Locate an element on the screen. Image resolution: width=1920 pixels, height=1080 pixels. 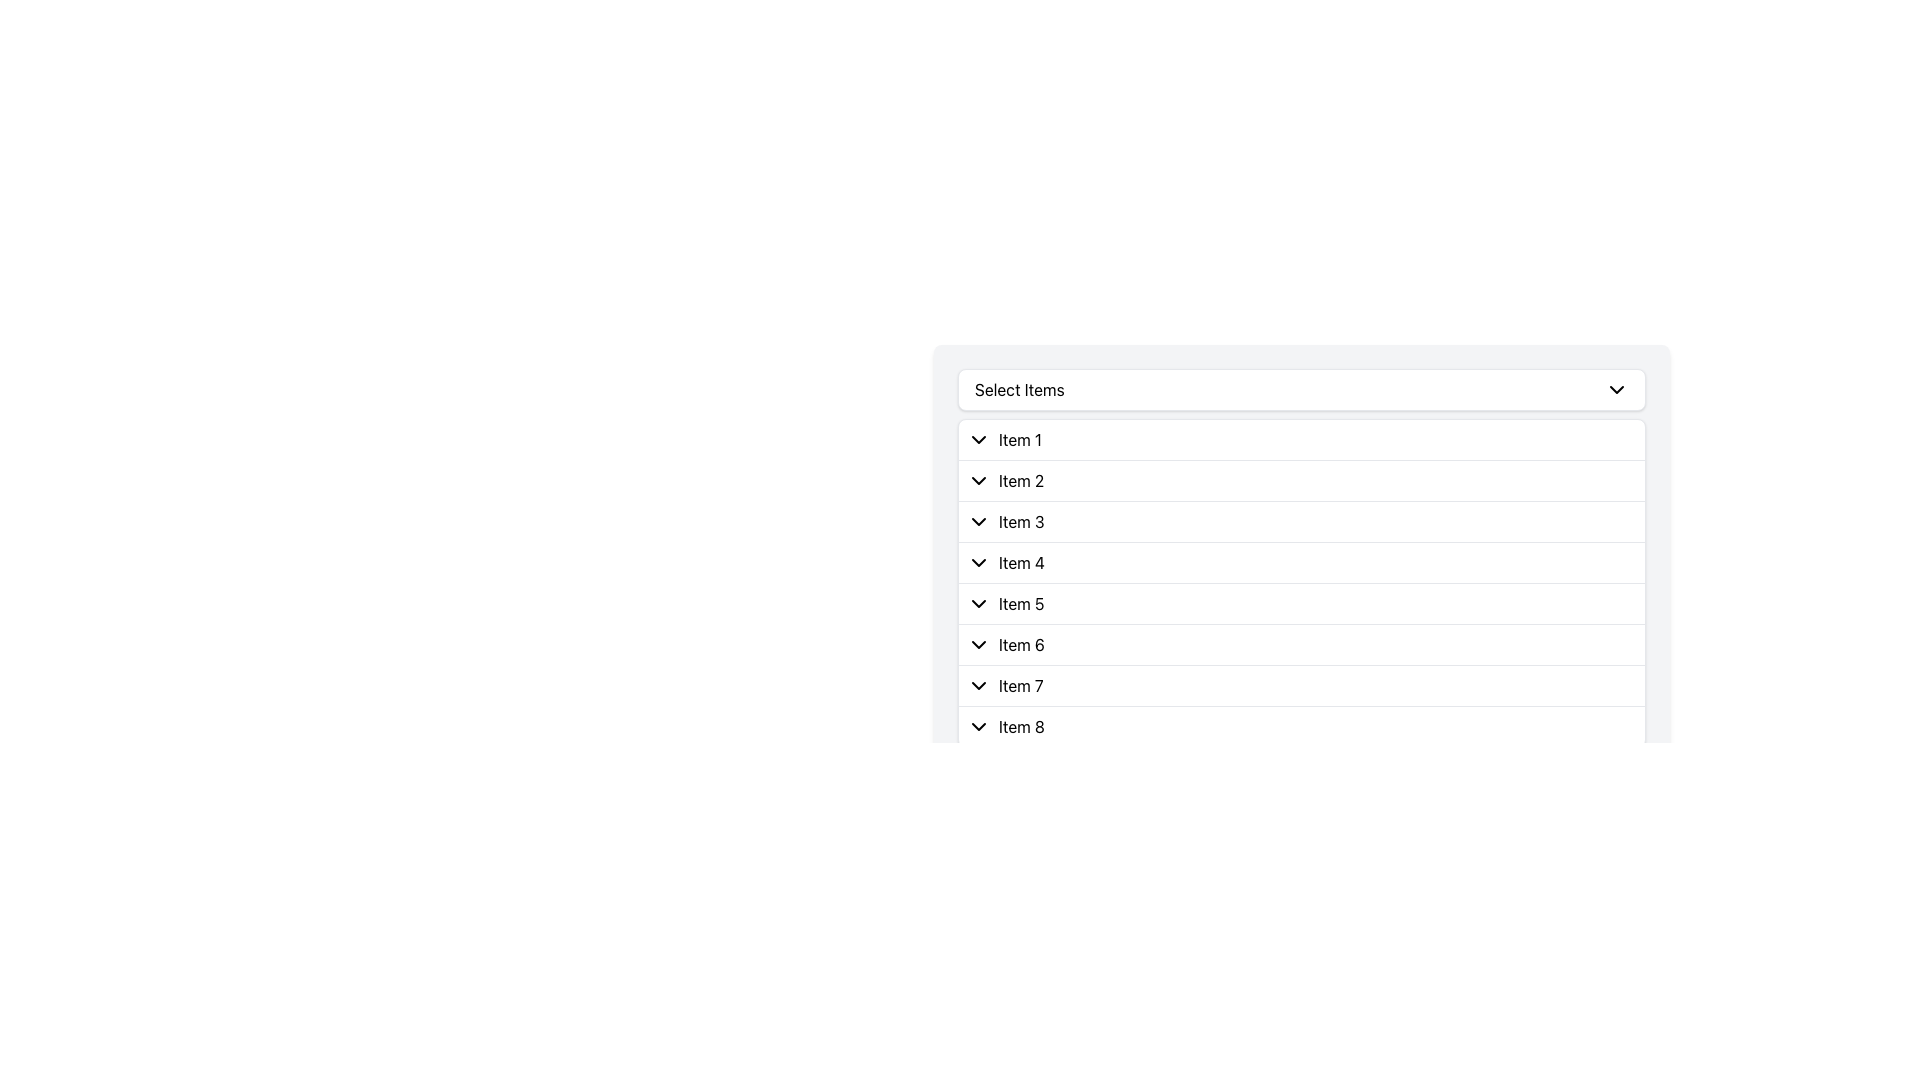
the second item in the dropdown menu list, labeled 'Item 2' is located at coordinates (1005, 481).